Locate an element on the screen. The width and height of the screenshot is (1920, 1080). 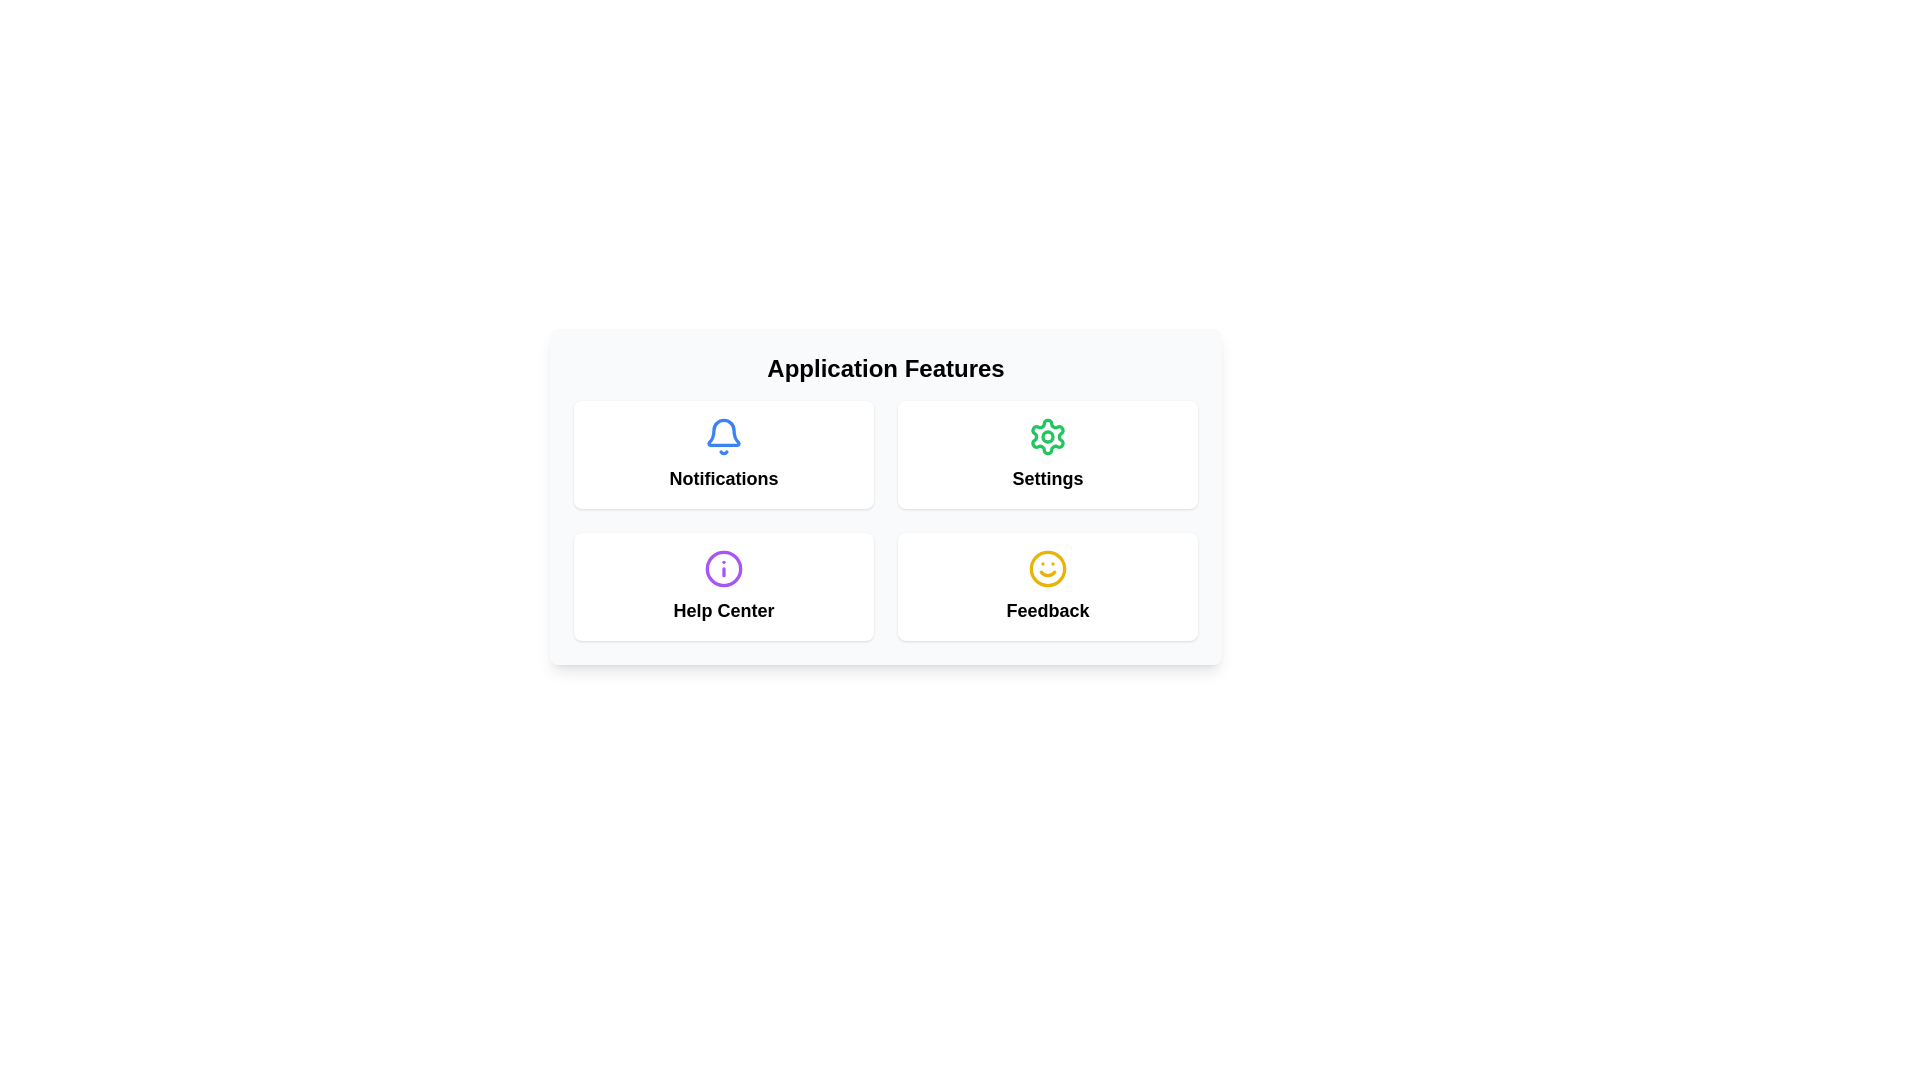
the 'Help Center' icon located in the first column of the second row under the 'Application Features' section is located at coordinates (723, 569).